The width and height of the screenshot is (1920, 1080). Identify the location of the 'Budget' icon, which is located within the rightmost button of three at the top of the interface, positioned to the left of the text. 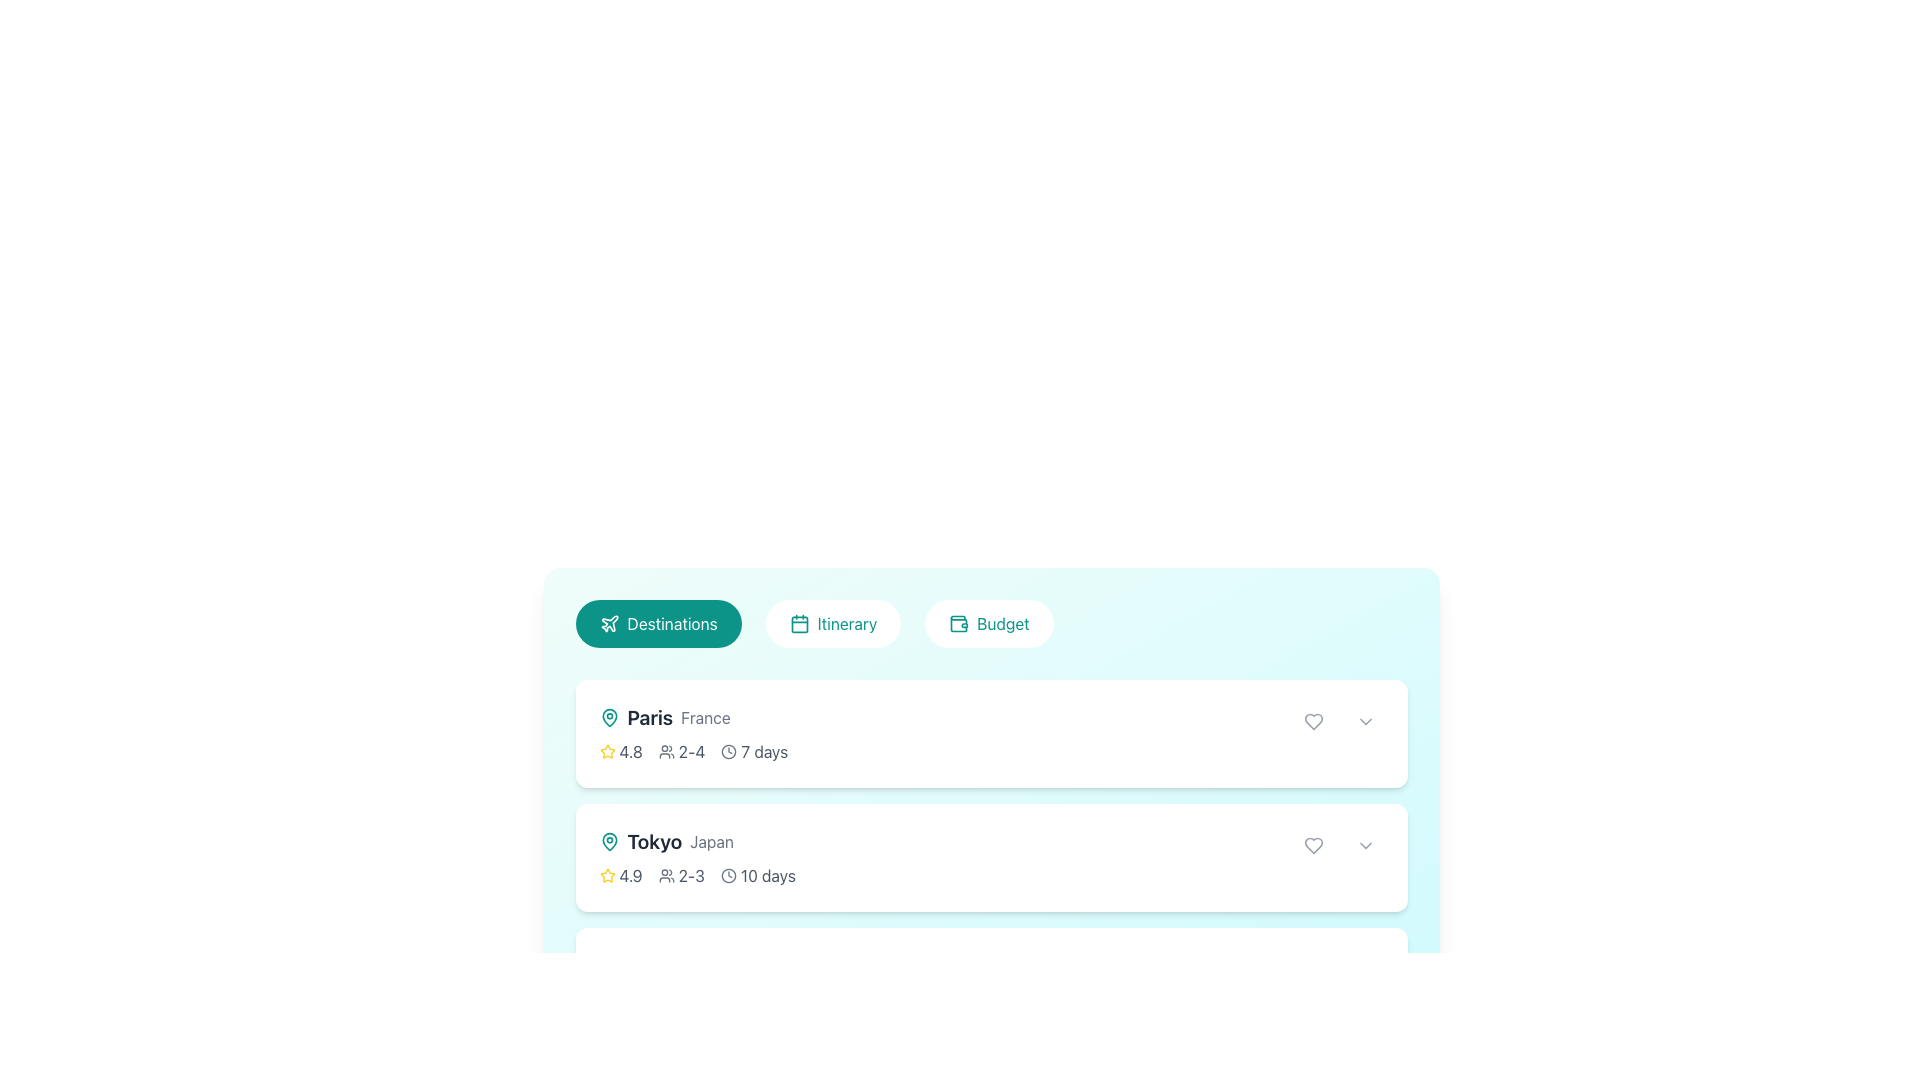
(958, 623).